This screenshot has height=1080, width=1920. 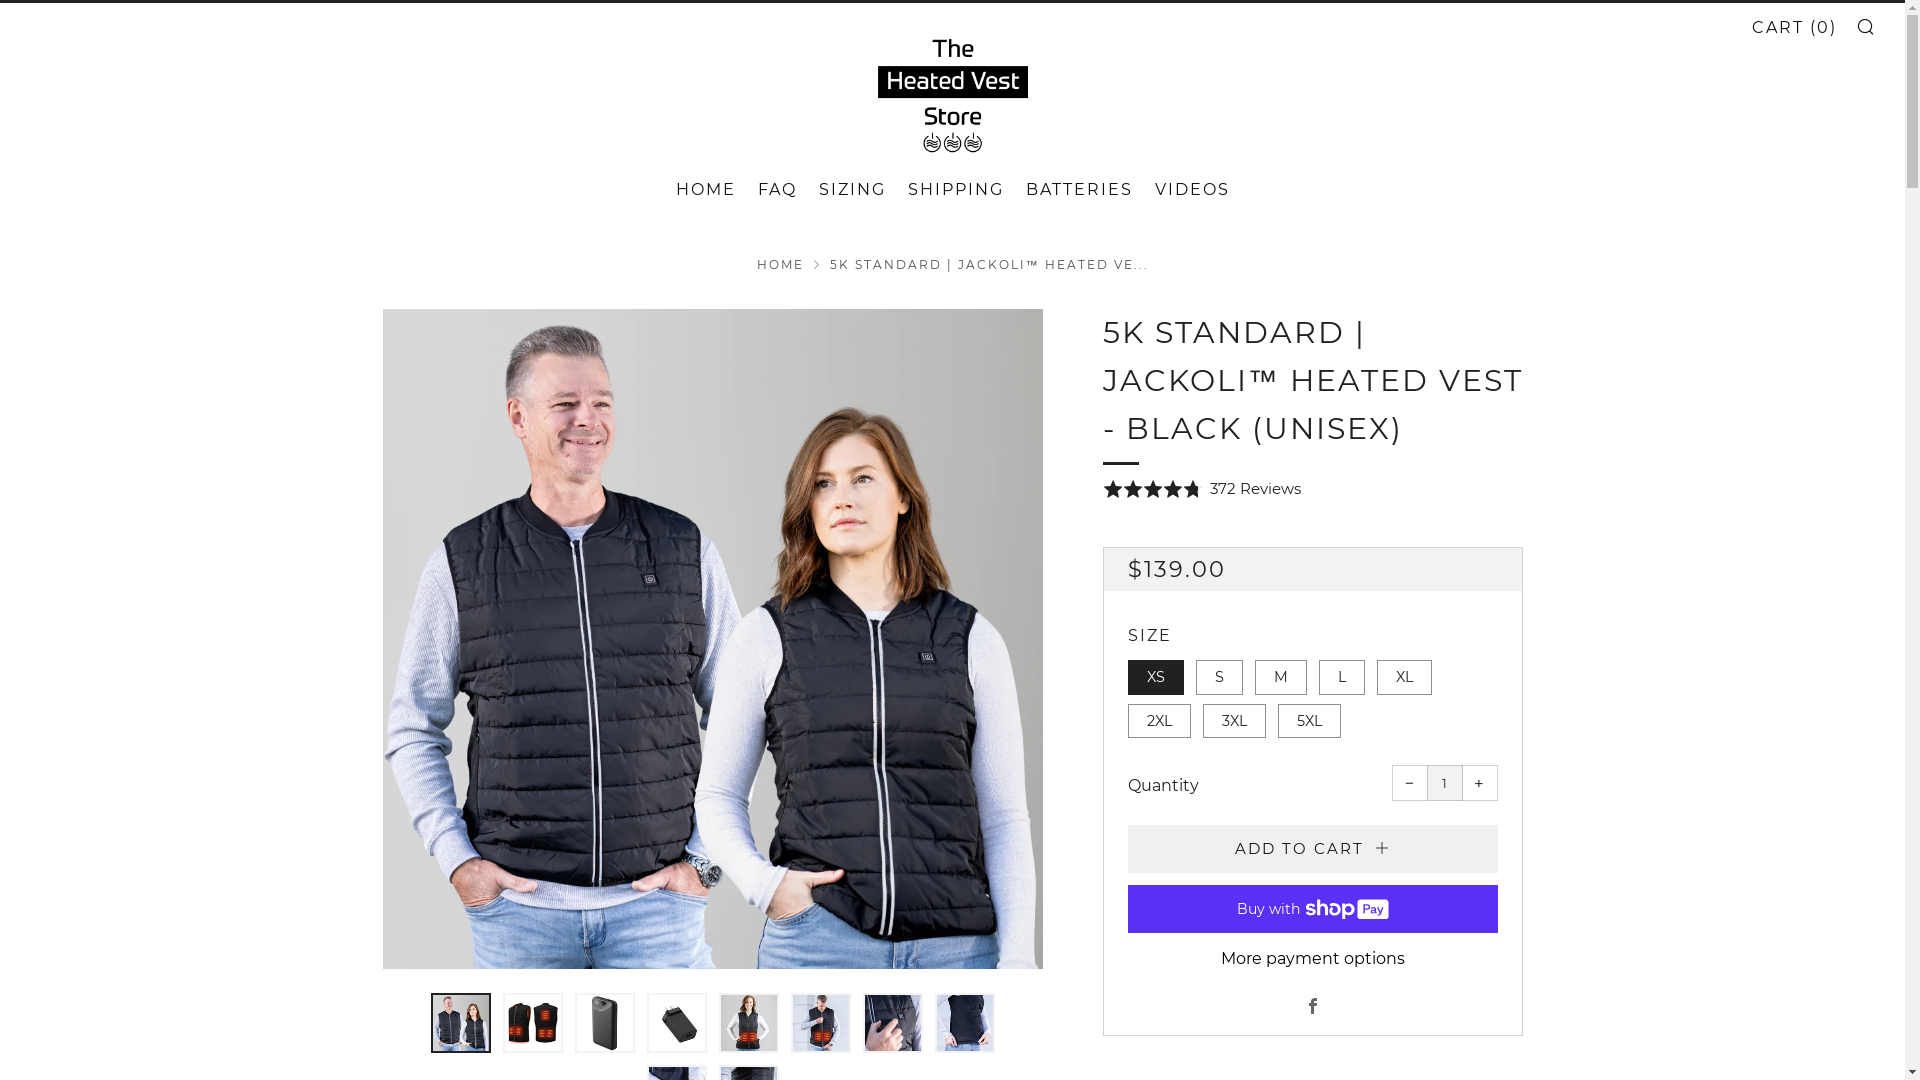 I want to click on 'BATTERIES', so click(x=1026, y=189).